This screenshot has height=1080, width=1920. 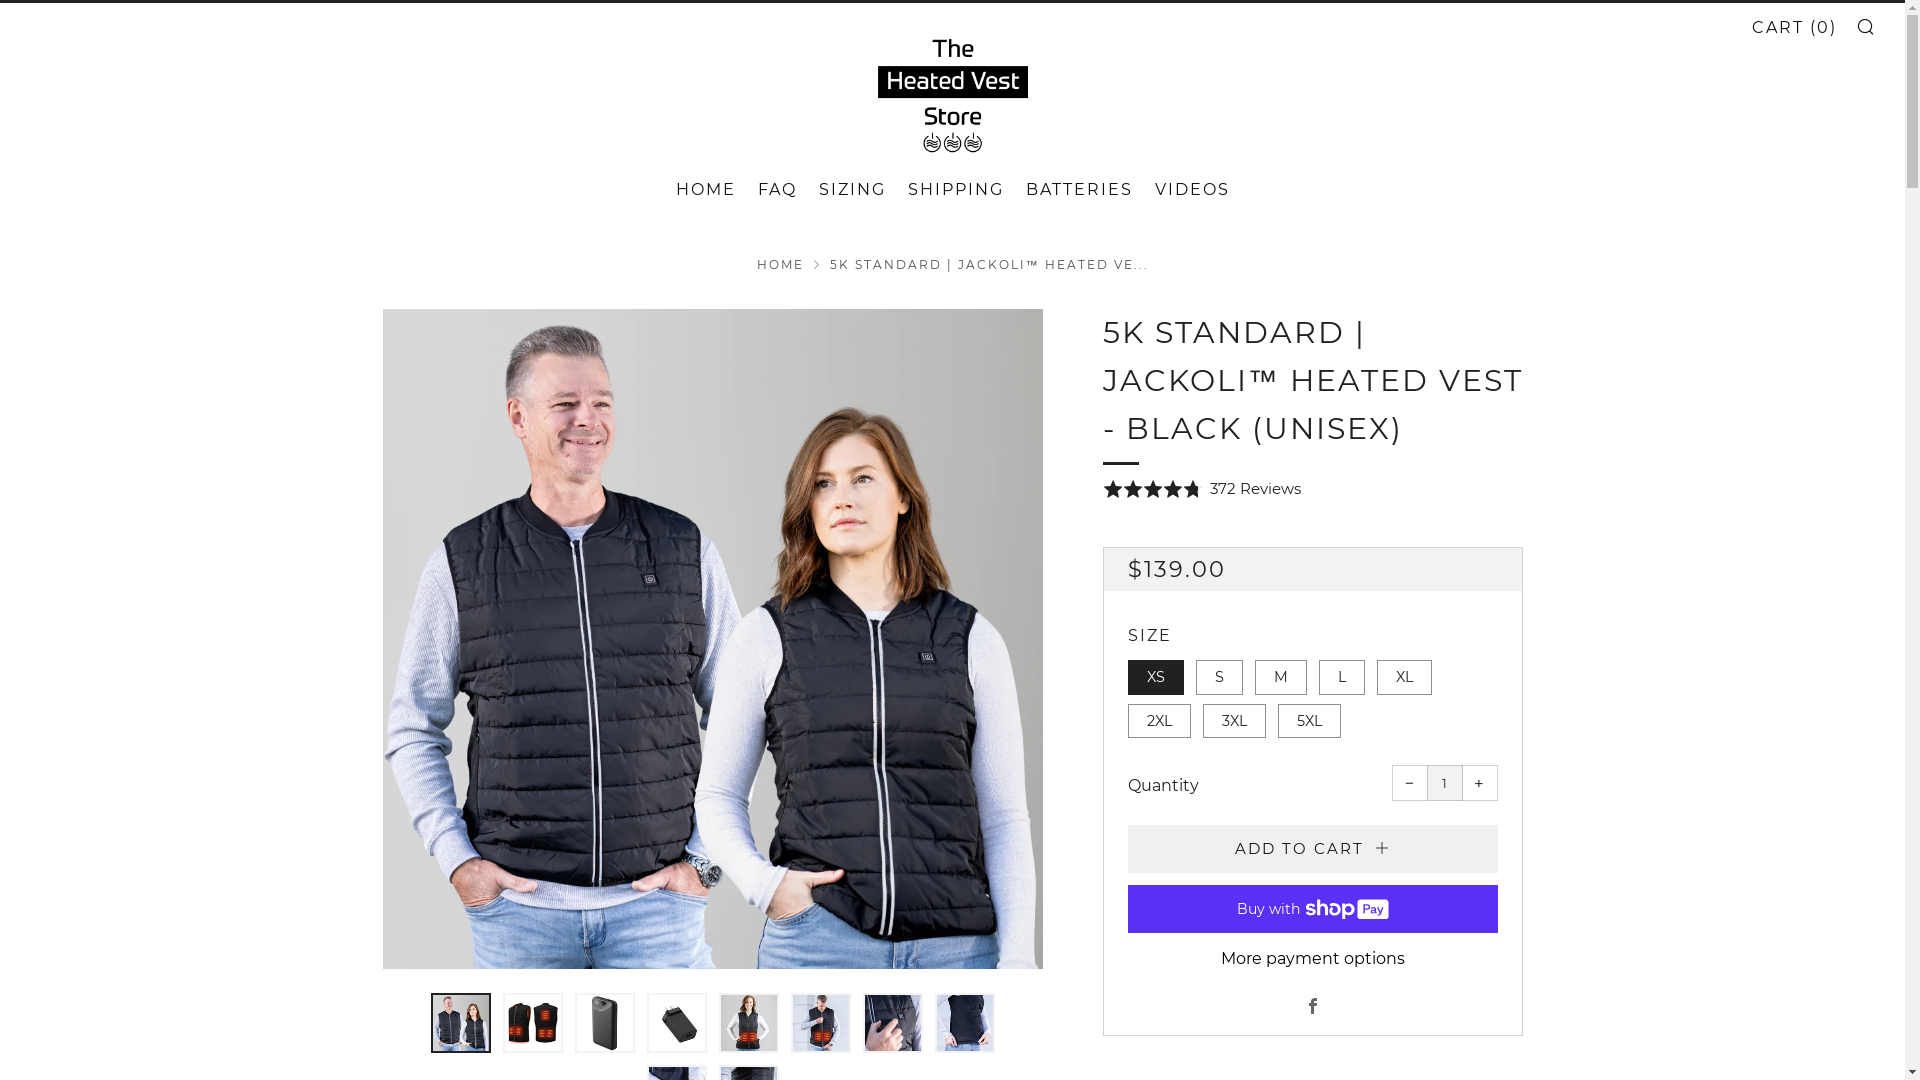 I want to click on 'BATTERIES', so click(x=1026, y=189).